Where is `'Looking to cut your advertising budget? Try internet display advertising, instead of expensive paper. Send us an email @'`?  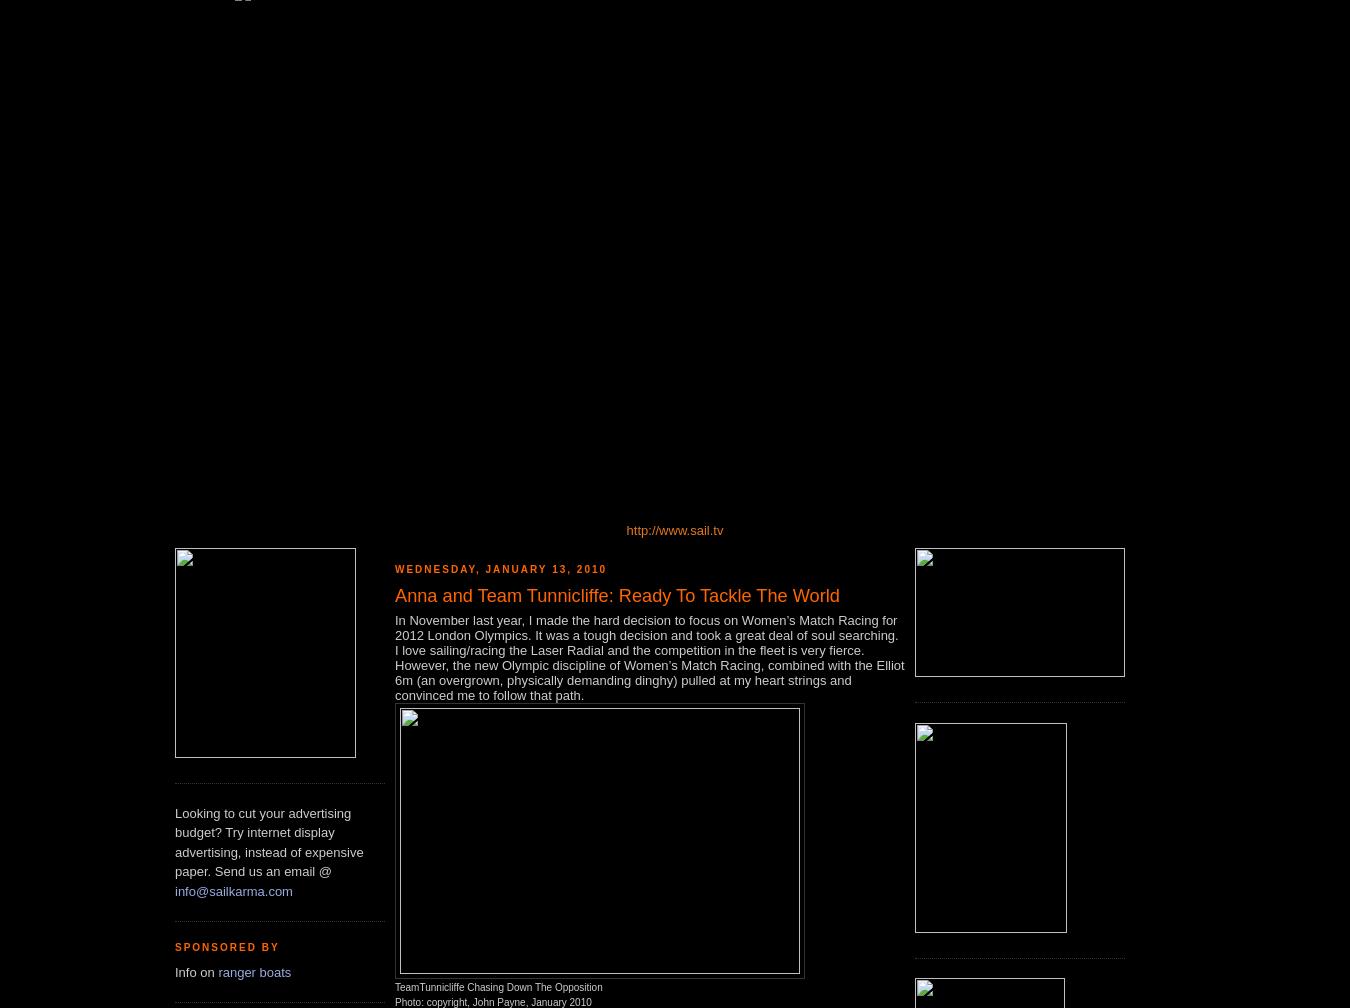 'Looking to cut your advertising budget? Try internet display advertising, instead of expensive paper. Send us an email @' is located at coordinates (268, 841).